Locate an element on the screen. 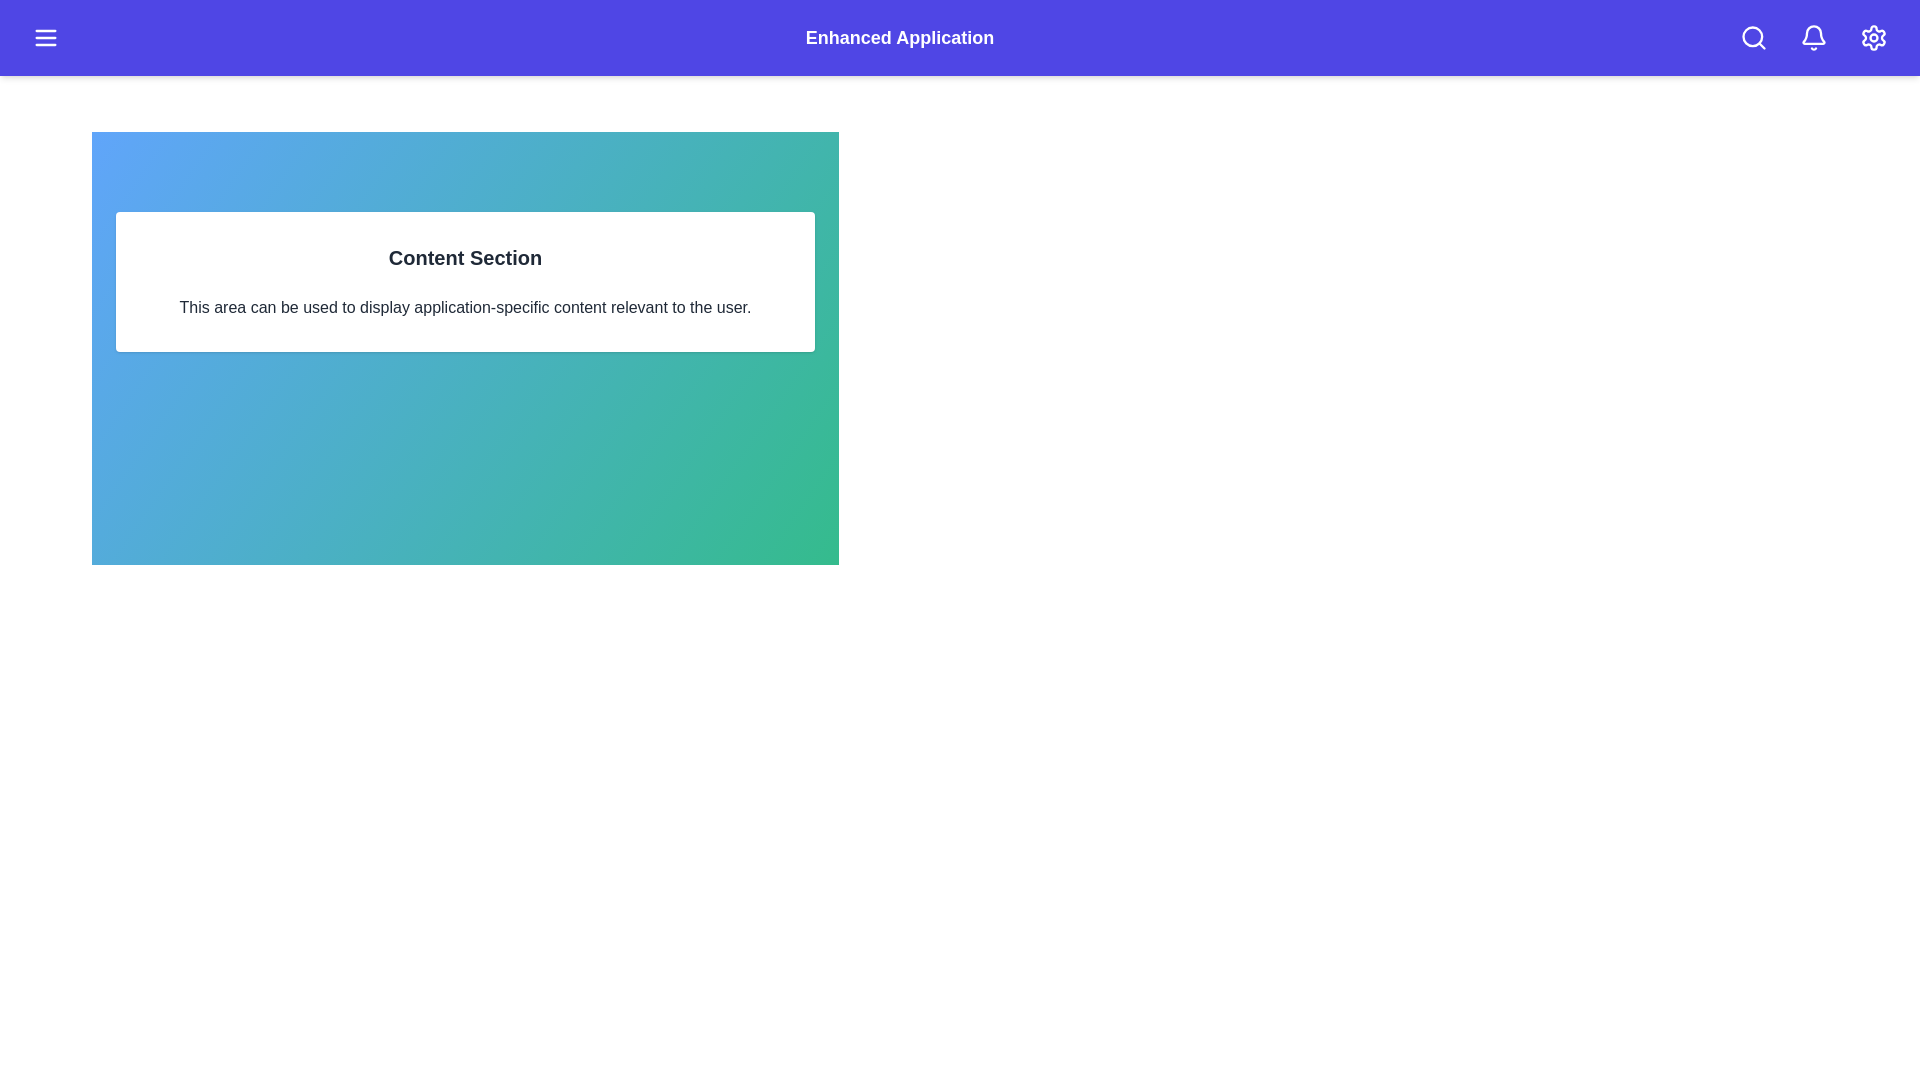 This screenshot has width=1920, height=1080. the search icon to initiate a search operation is located at coordinates (1752, 38).